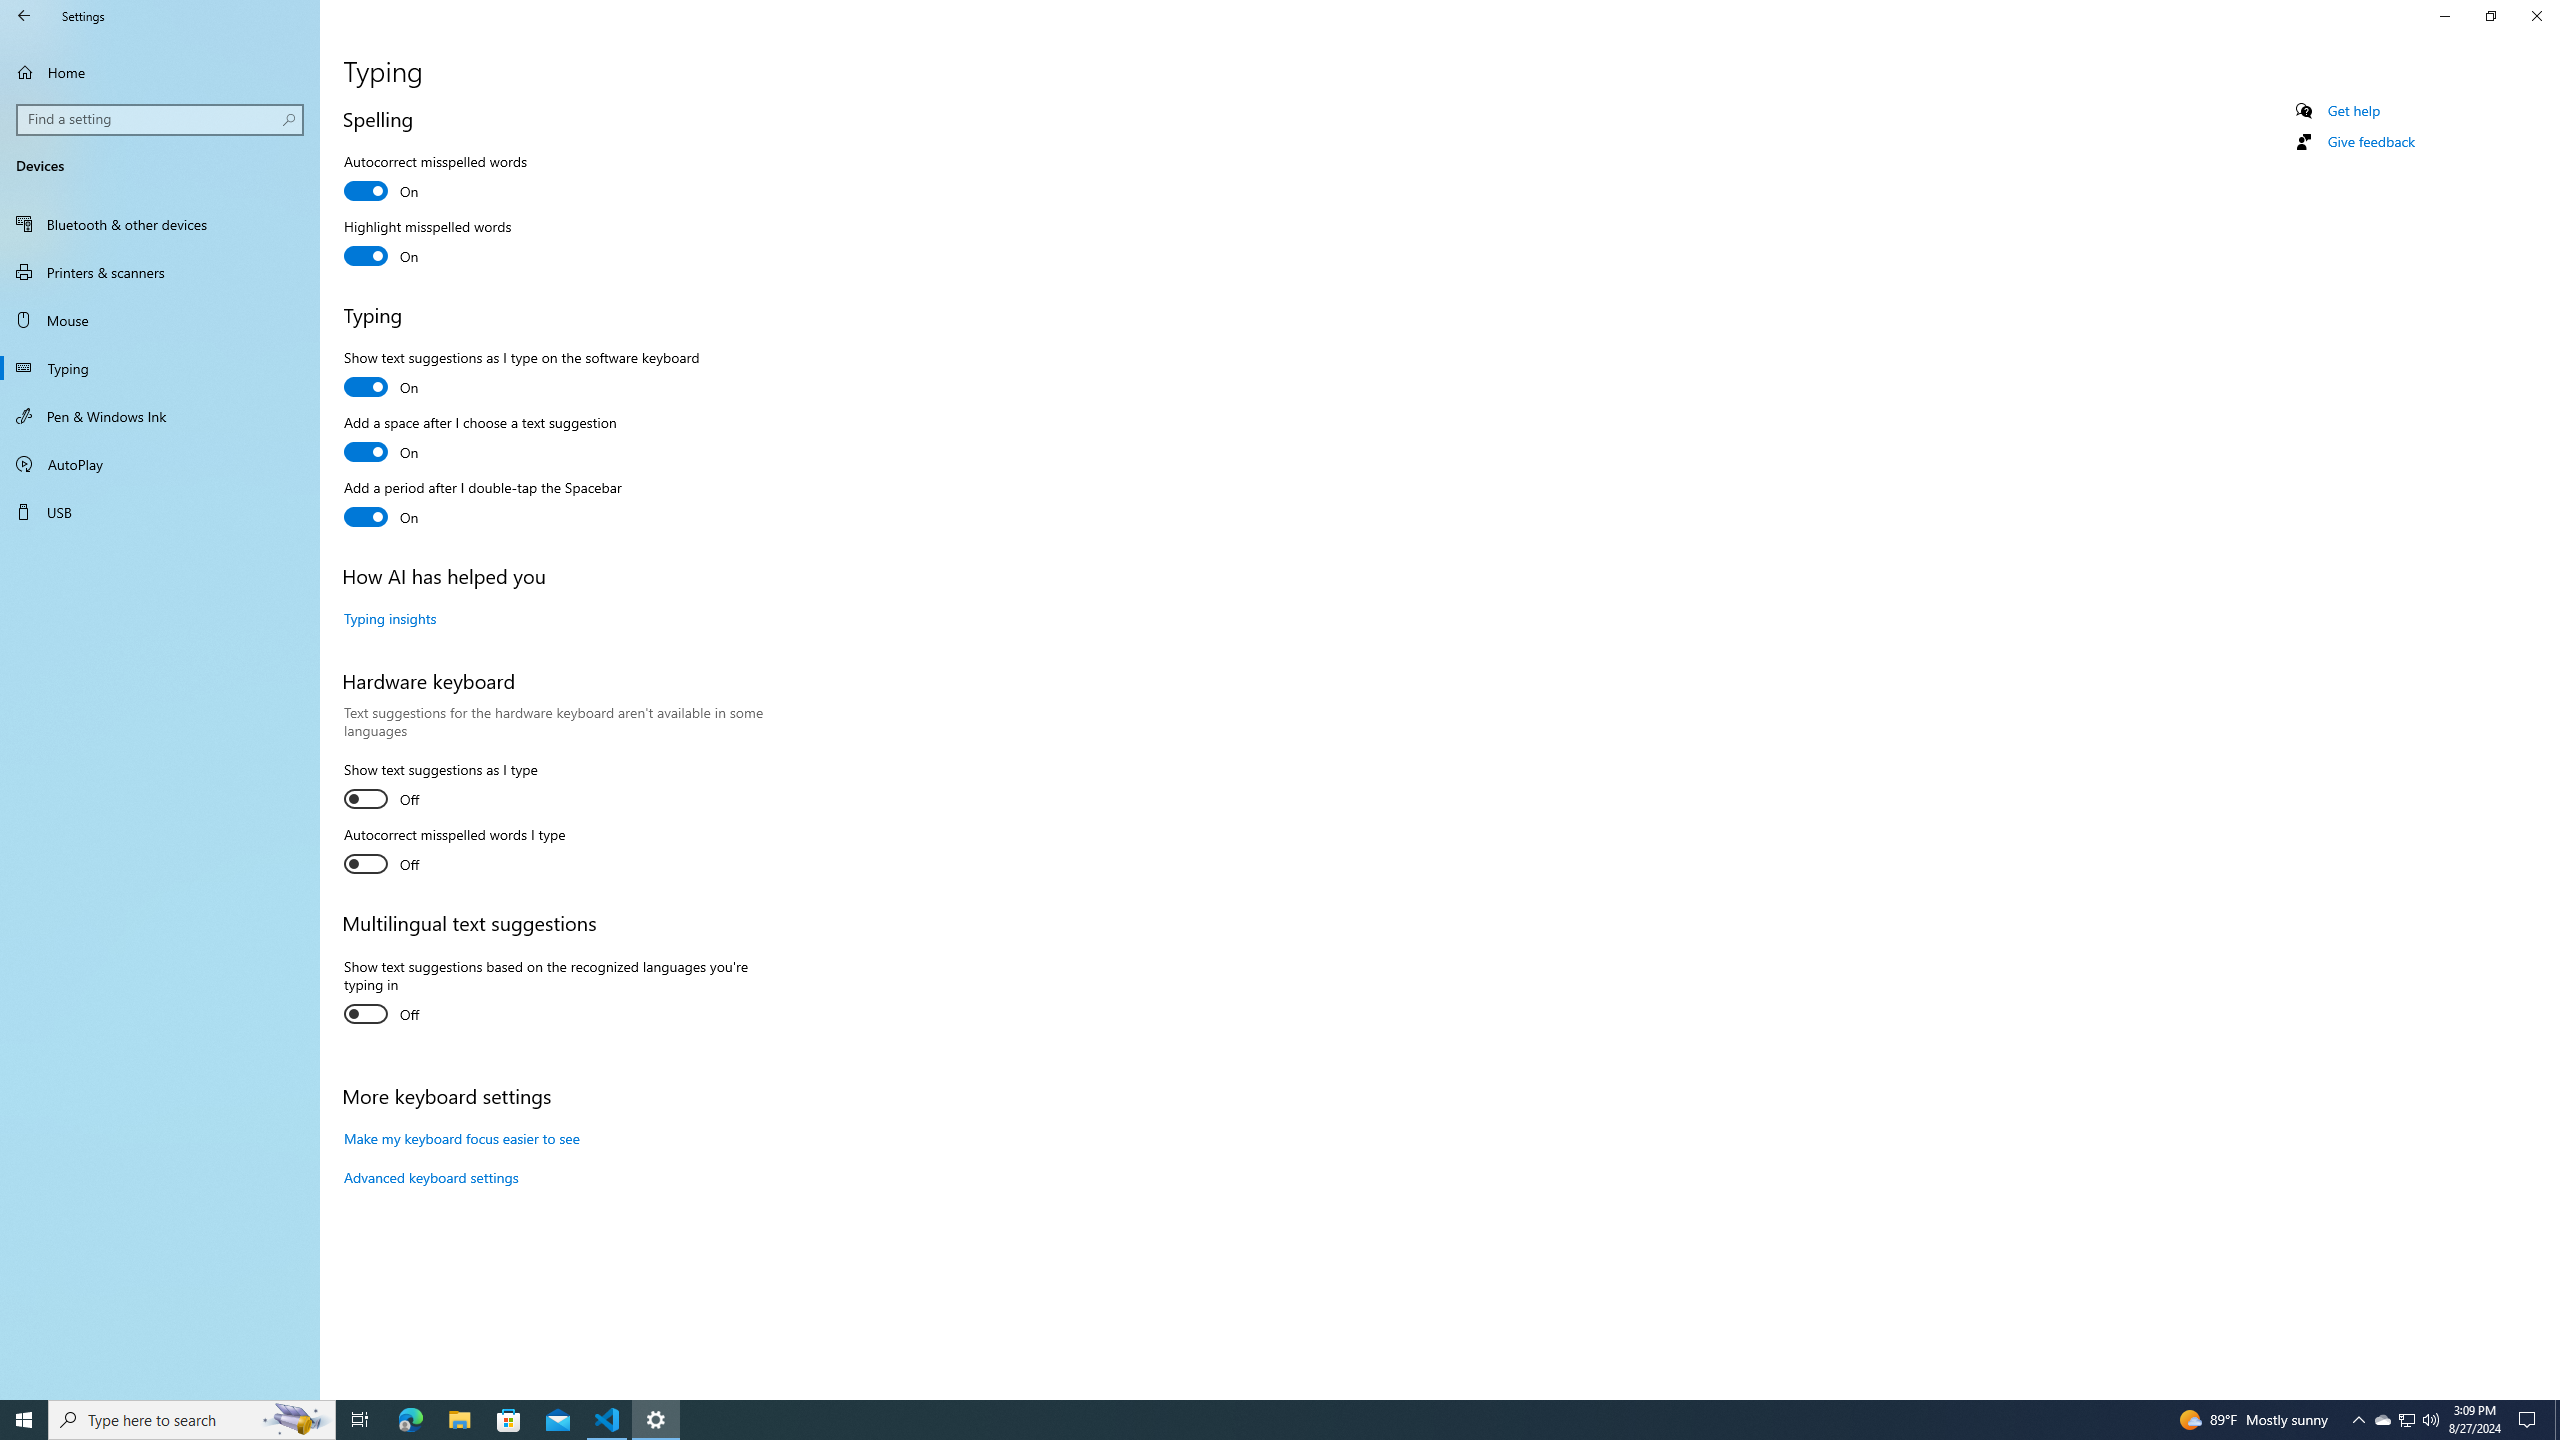 This screenshot has width=2560, height=1440. Describe the element at coordinates (191, 1418) in the screenshot. I see `'Type here to search'` at that location.